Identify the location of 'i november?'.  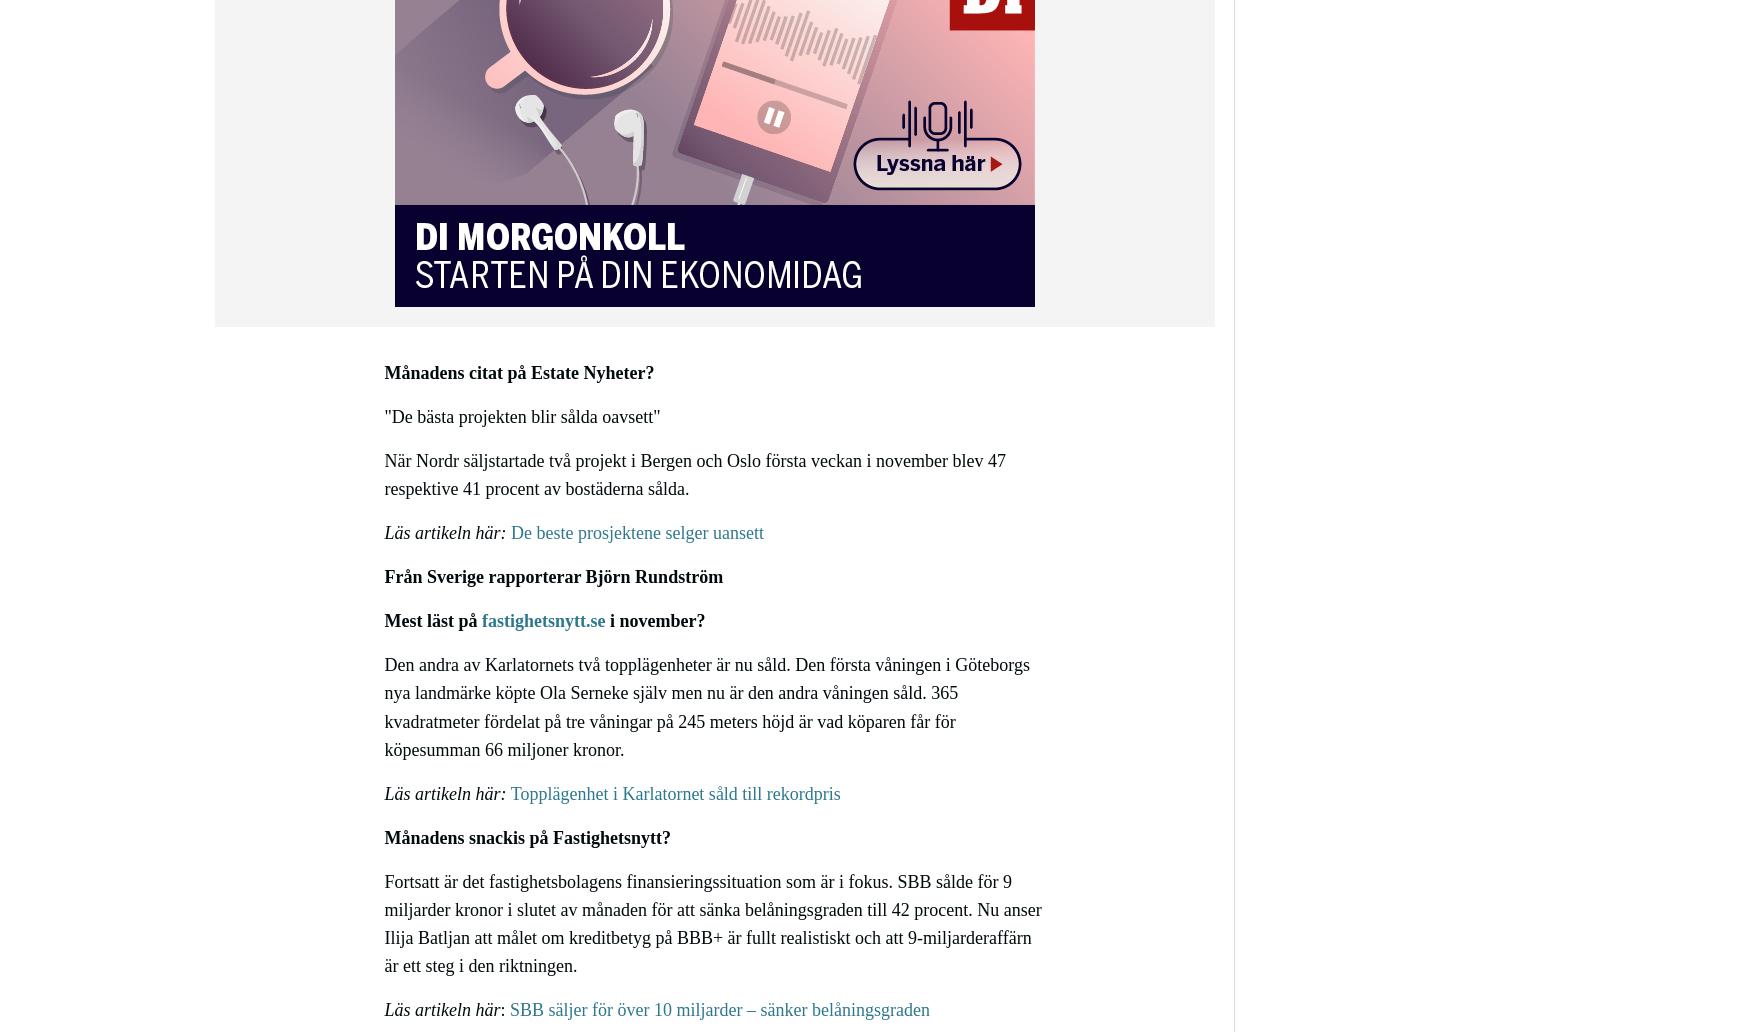
(654, 620).